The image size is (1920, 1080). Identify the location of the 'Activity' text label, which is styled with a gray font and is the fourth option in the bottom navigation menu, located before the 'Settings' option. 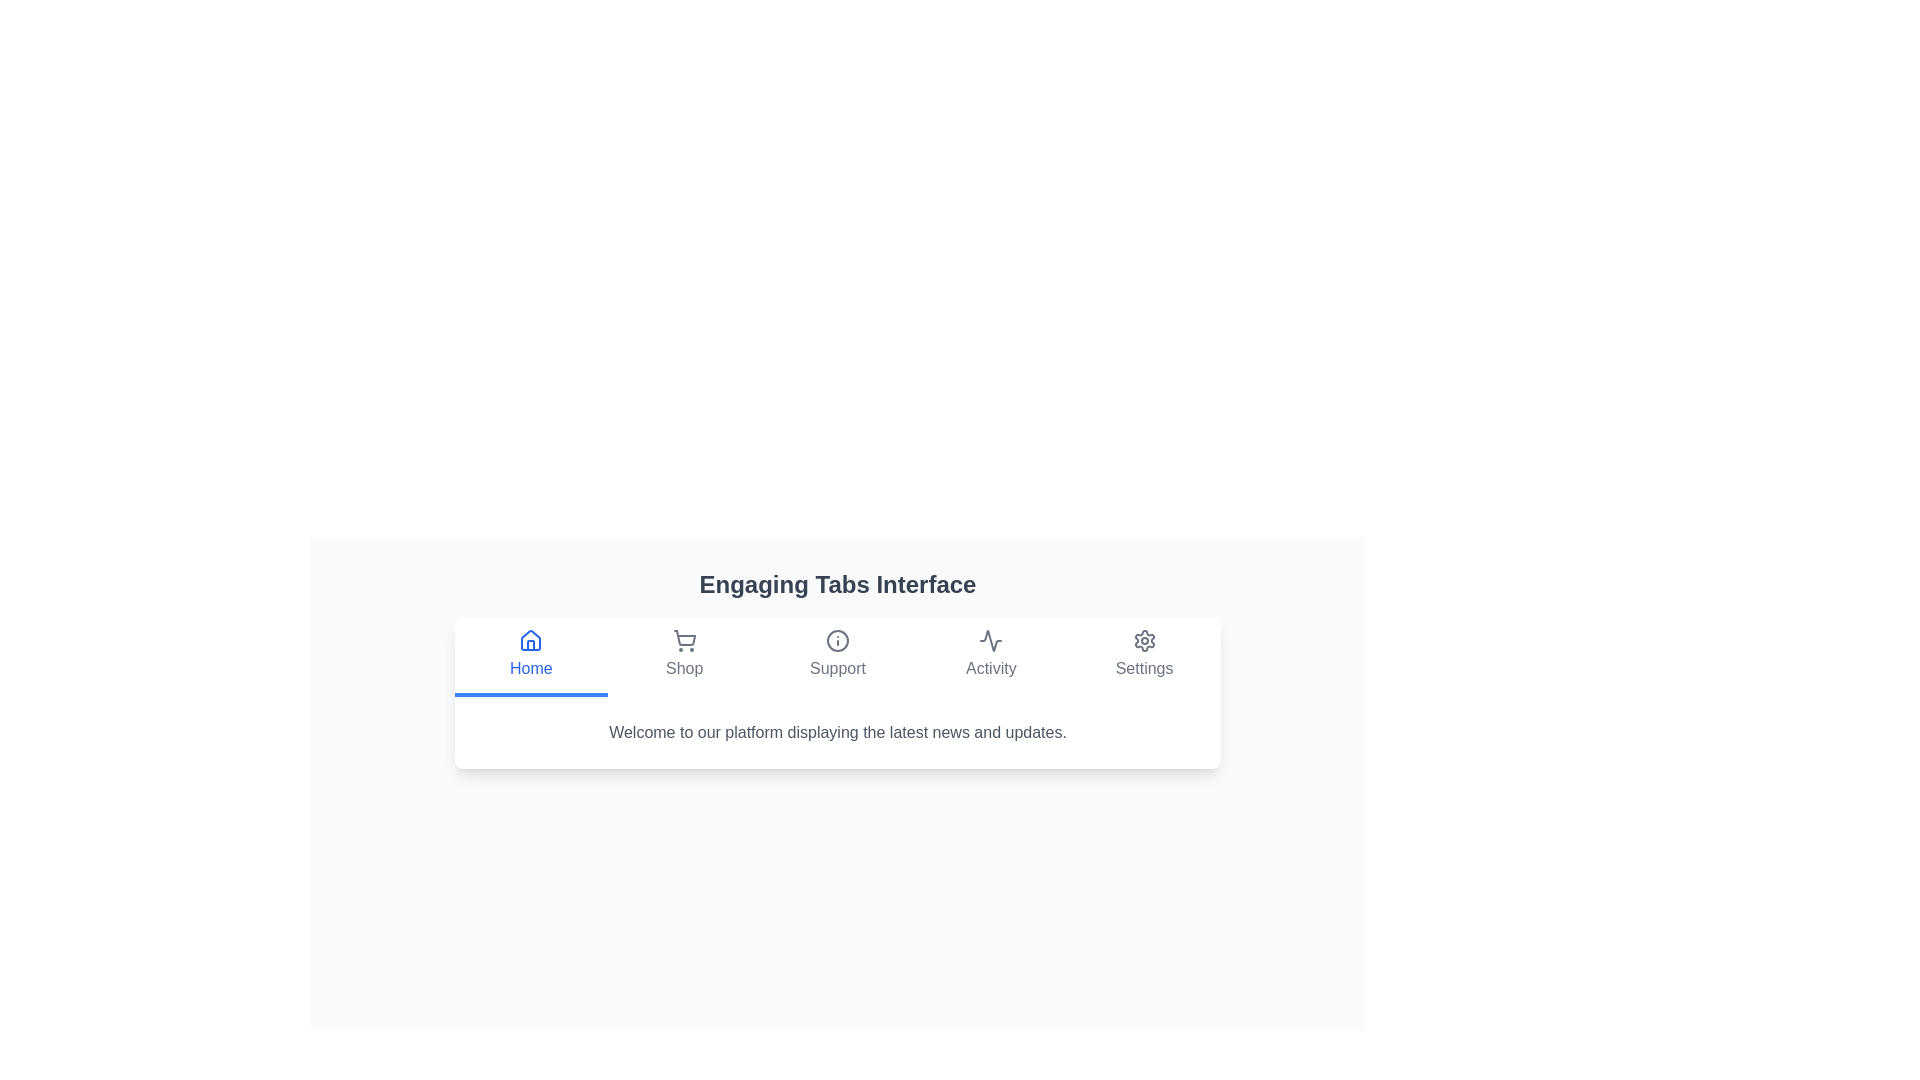
(991, 668).